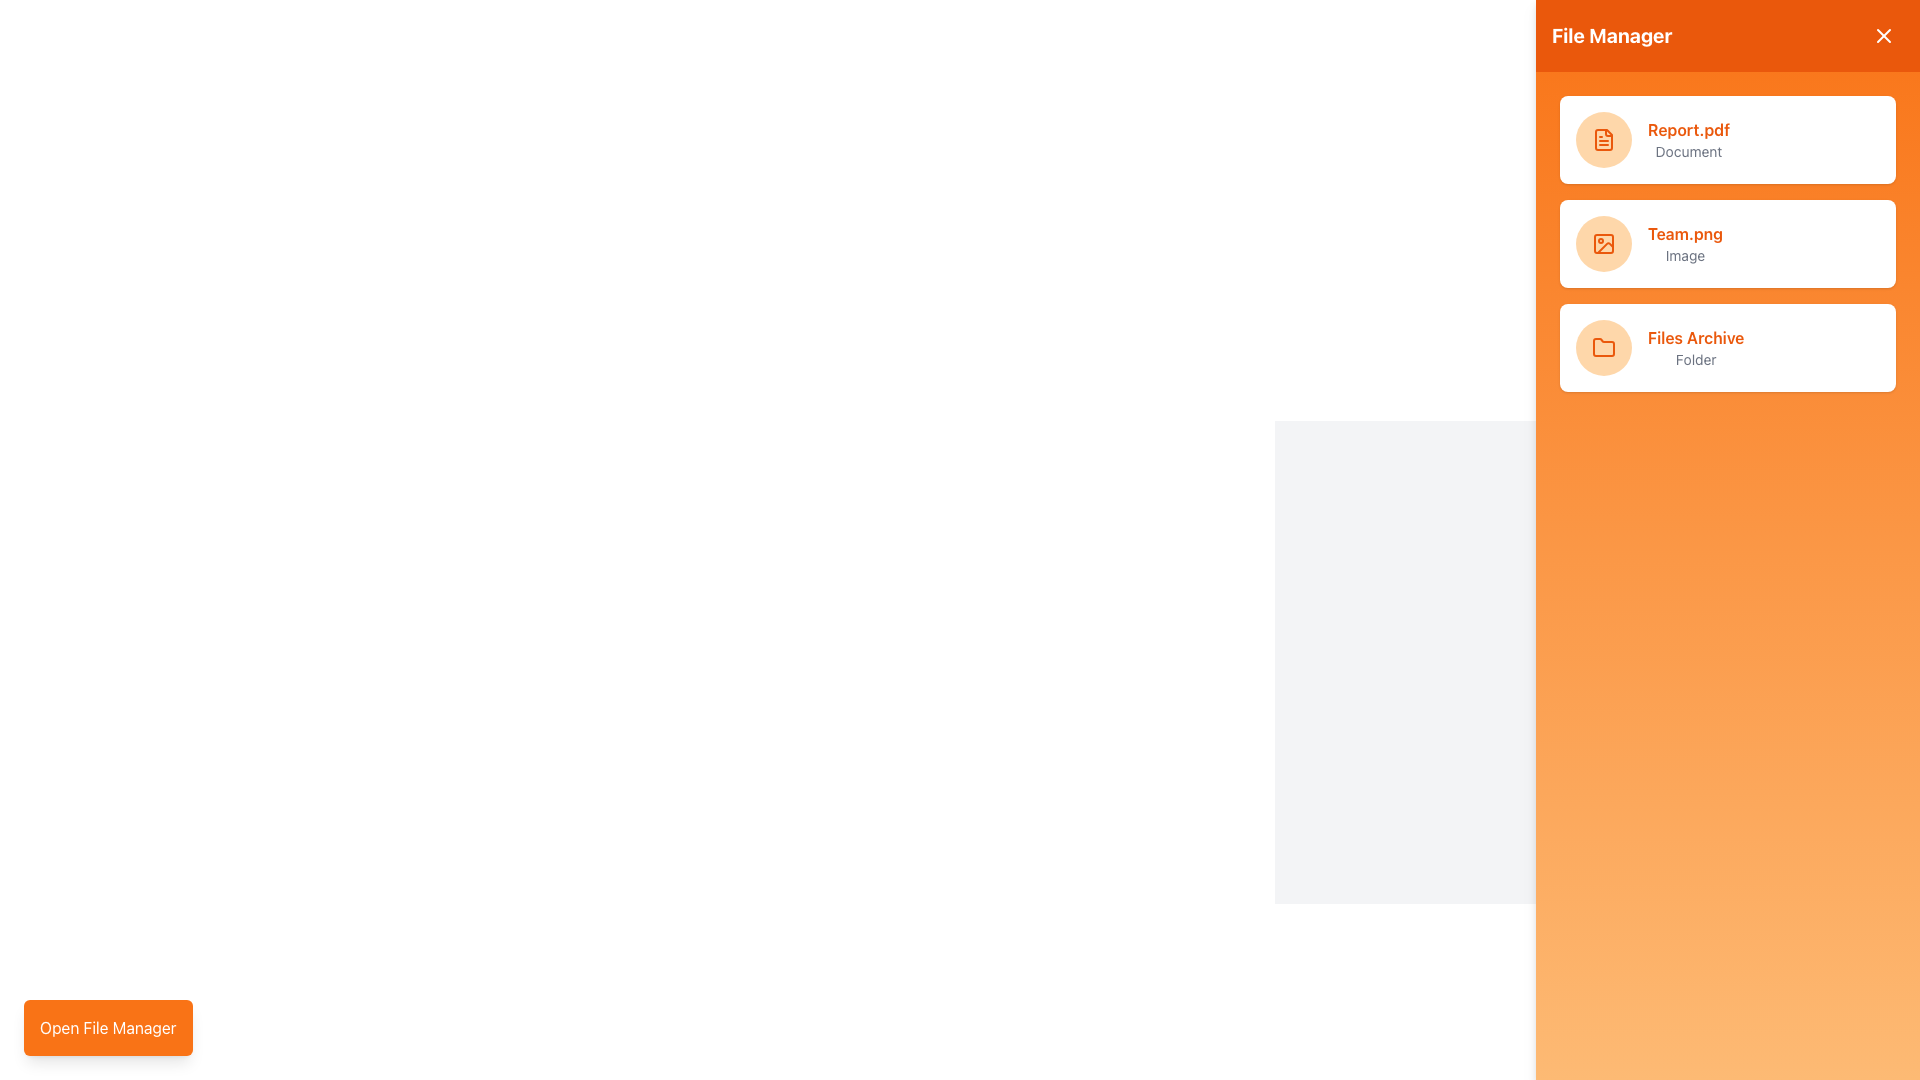 The height and width of the screenshot is (1080, 1920). I want to click on the 'X' icon for closing or exiting located at the upper-right corner of the orange File Manager panel, so click(1882, 35).